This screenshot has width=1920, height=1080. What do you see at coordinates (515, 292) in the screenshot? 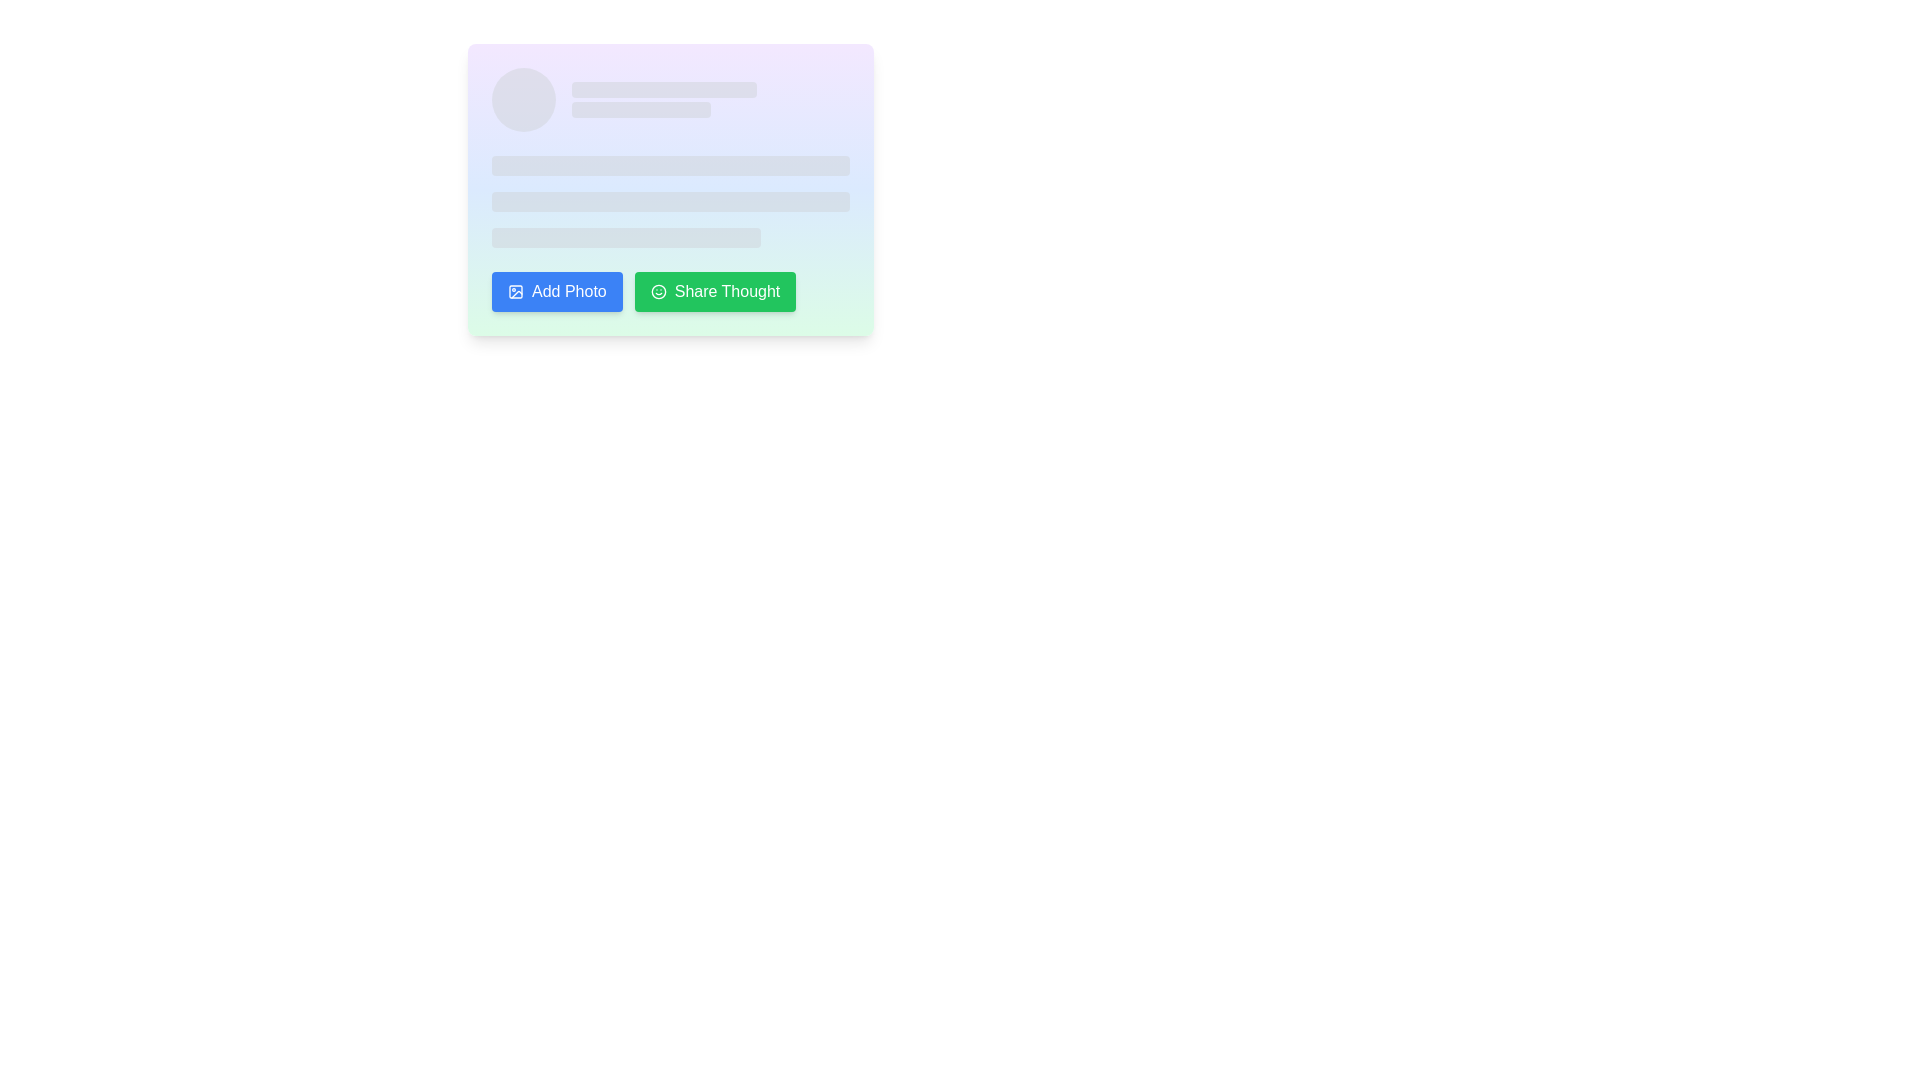
I see `the 'Add Photo' icon located at the top-left corner of the 'Add Photo' button, adjacent to the text 'Add Photo'` at bounding box center [515, 292].